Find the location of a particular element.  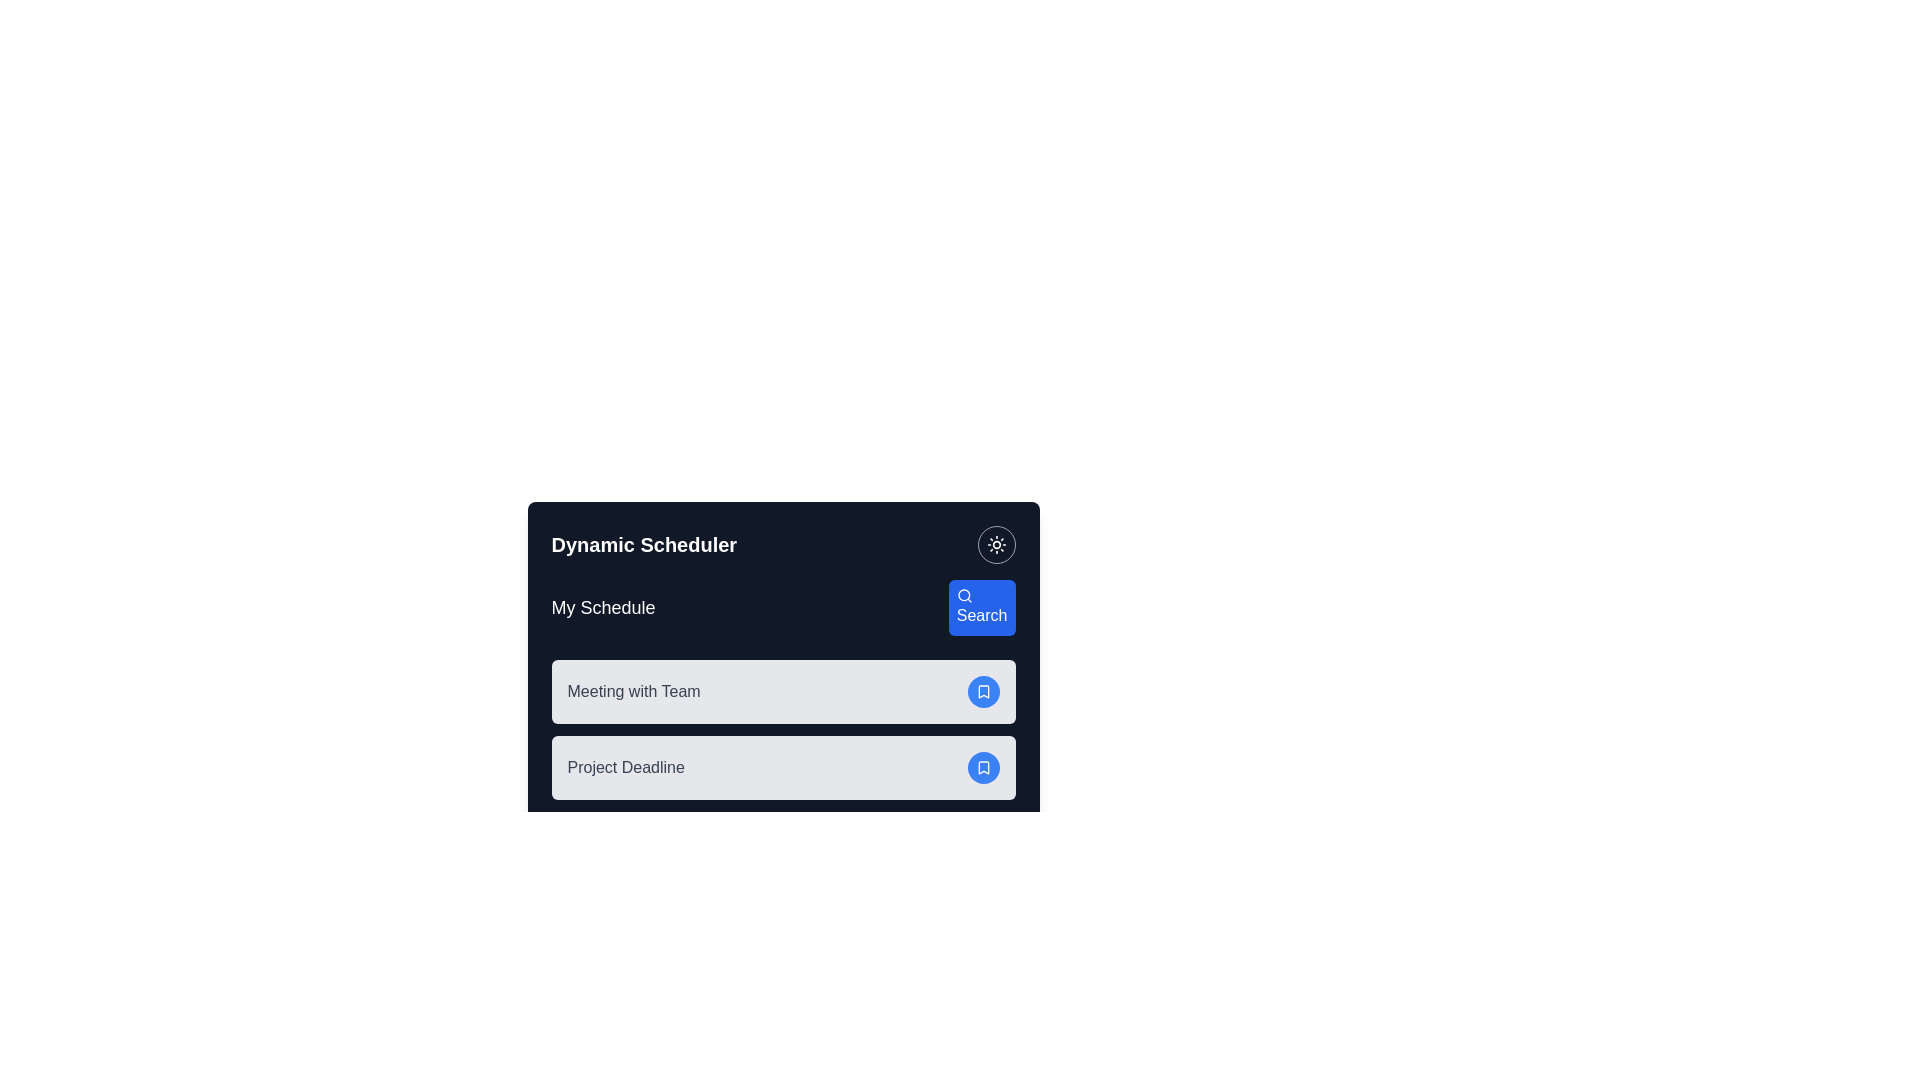

the button located in the top-right corner of the 'Dynamic Scheduler' panel is located at coordinates (996, 544).